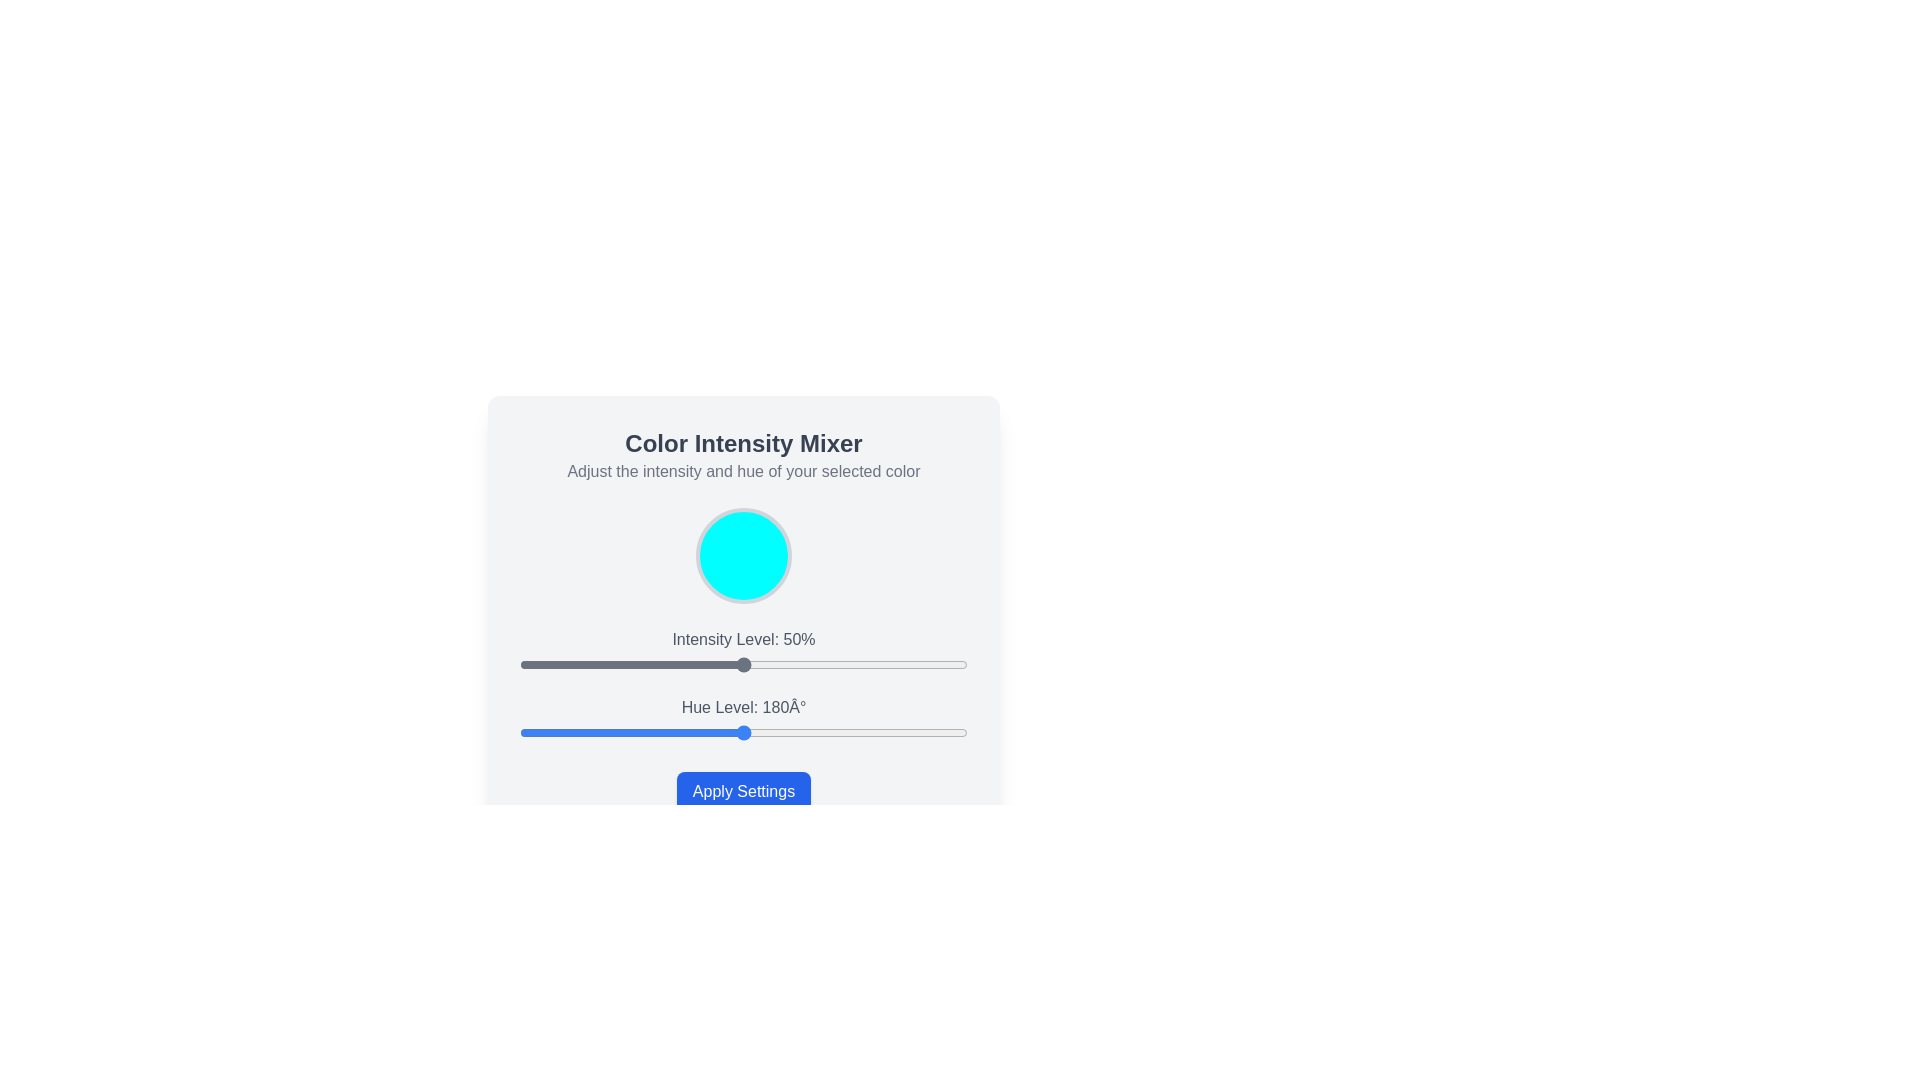 The height and width of the screenshot is (1080, 1920). I want to click on the hue level slider to 348°, so click(952, 732).